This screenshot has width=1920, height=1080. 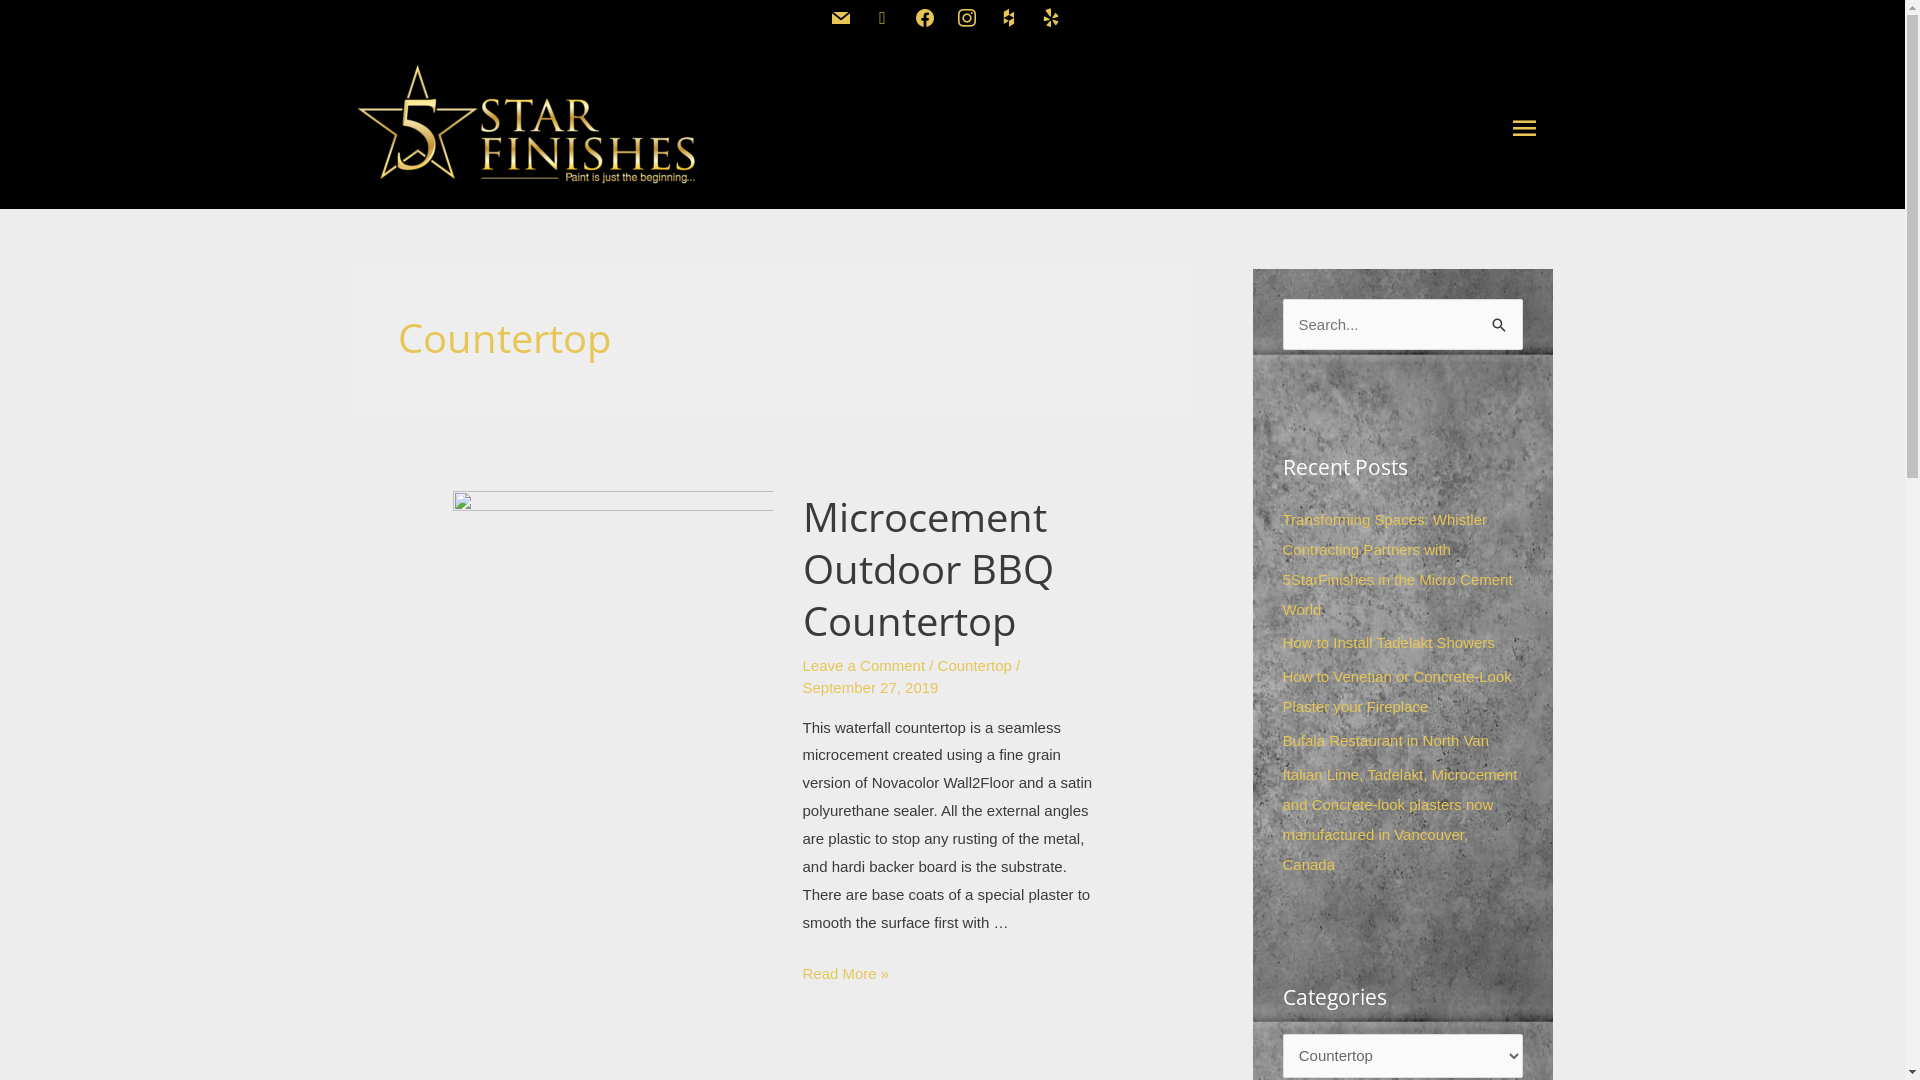 I want to click on 'Main Menu', so click(x=1523, y=123).